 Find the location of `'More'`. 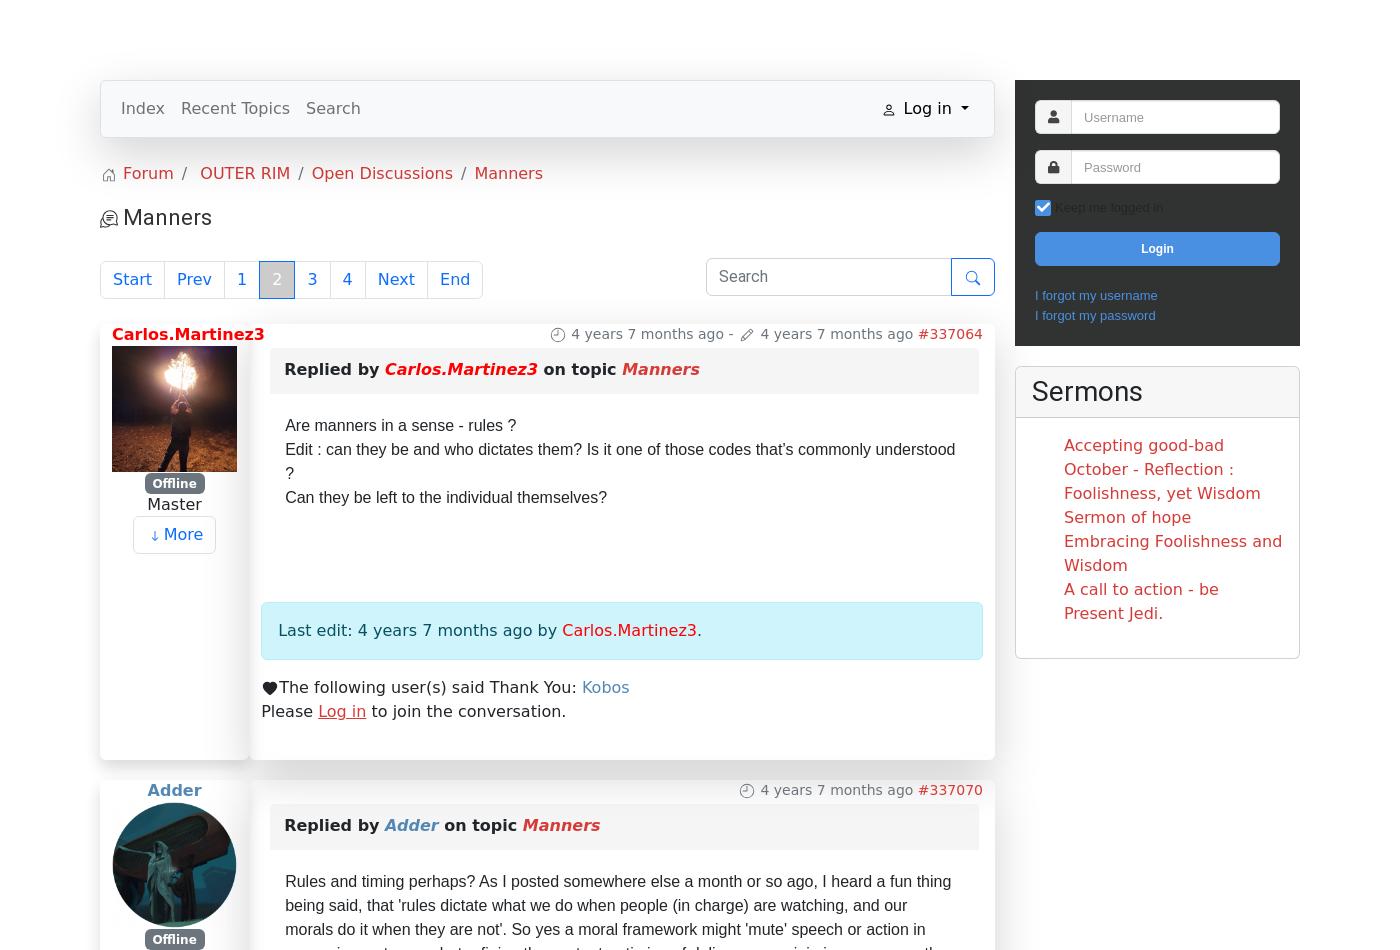

'More' is located at coordinates (182, 476).